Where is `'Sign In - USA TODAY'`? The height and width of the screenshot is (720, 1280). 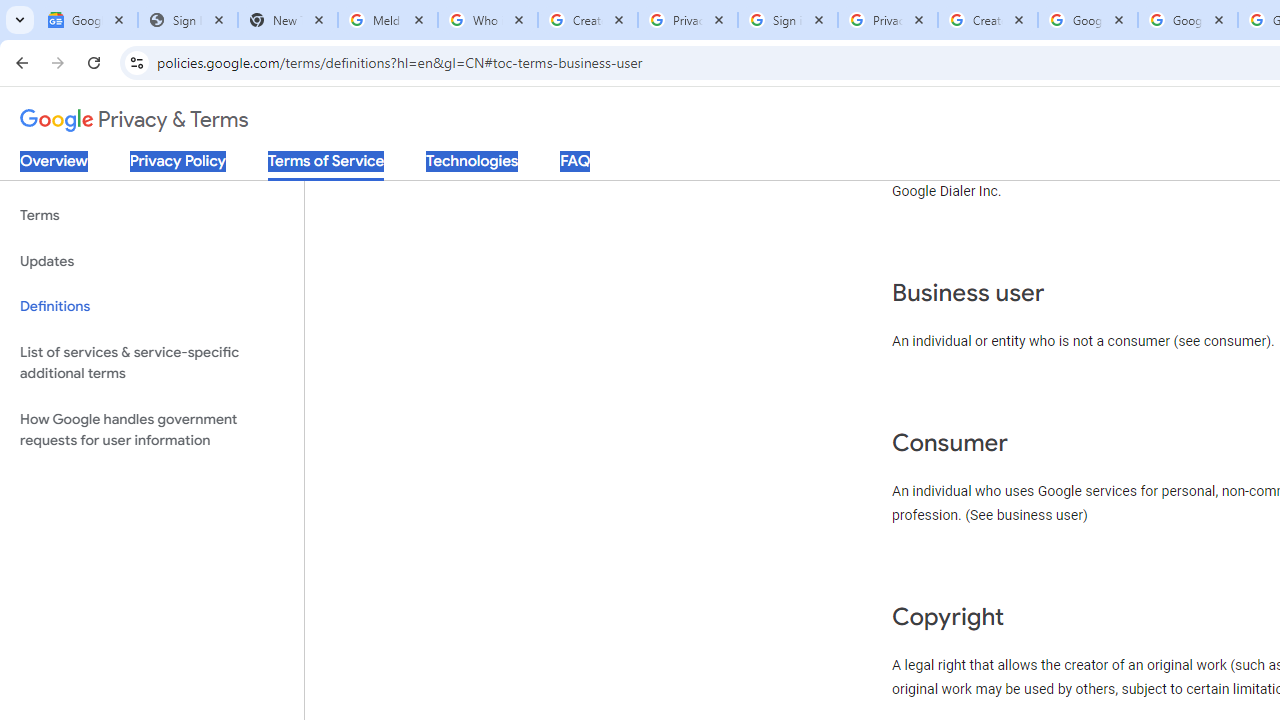 'Sign In - USA TODAY' is located at coordinates (188, 20).